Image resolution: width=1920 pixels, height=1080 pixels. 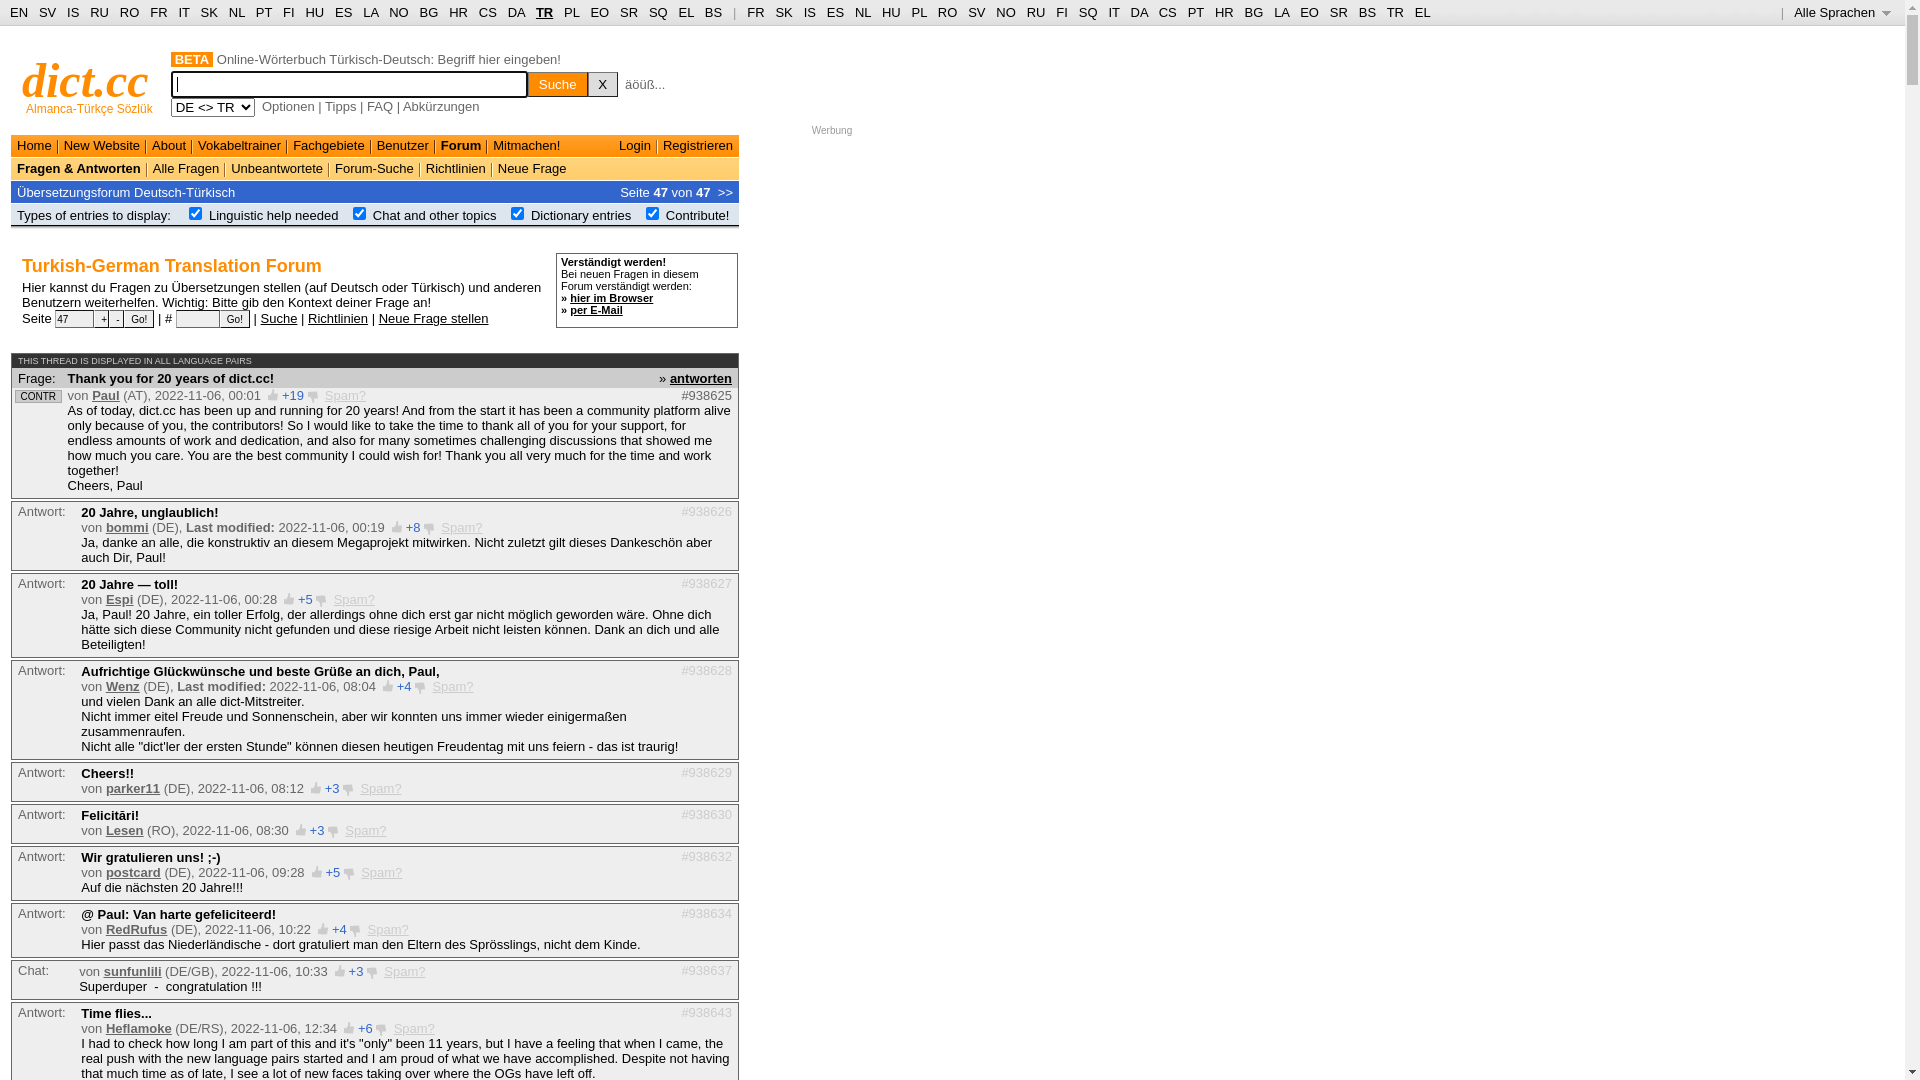 I want to click on 'Forum', so click(x=440, y=144).